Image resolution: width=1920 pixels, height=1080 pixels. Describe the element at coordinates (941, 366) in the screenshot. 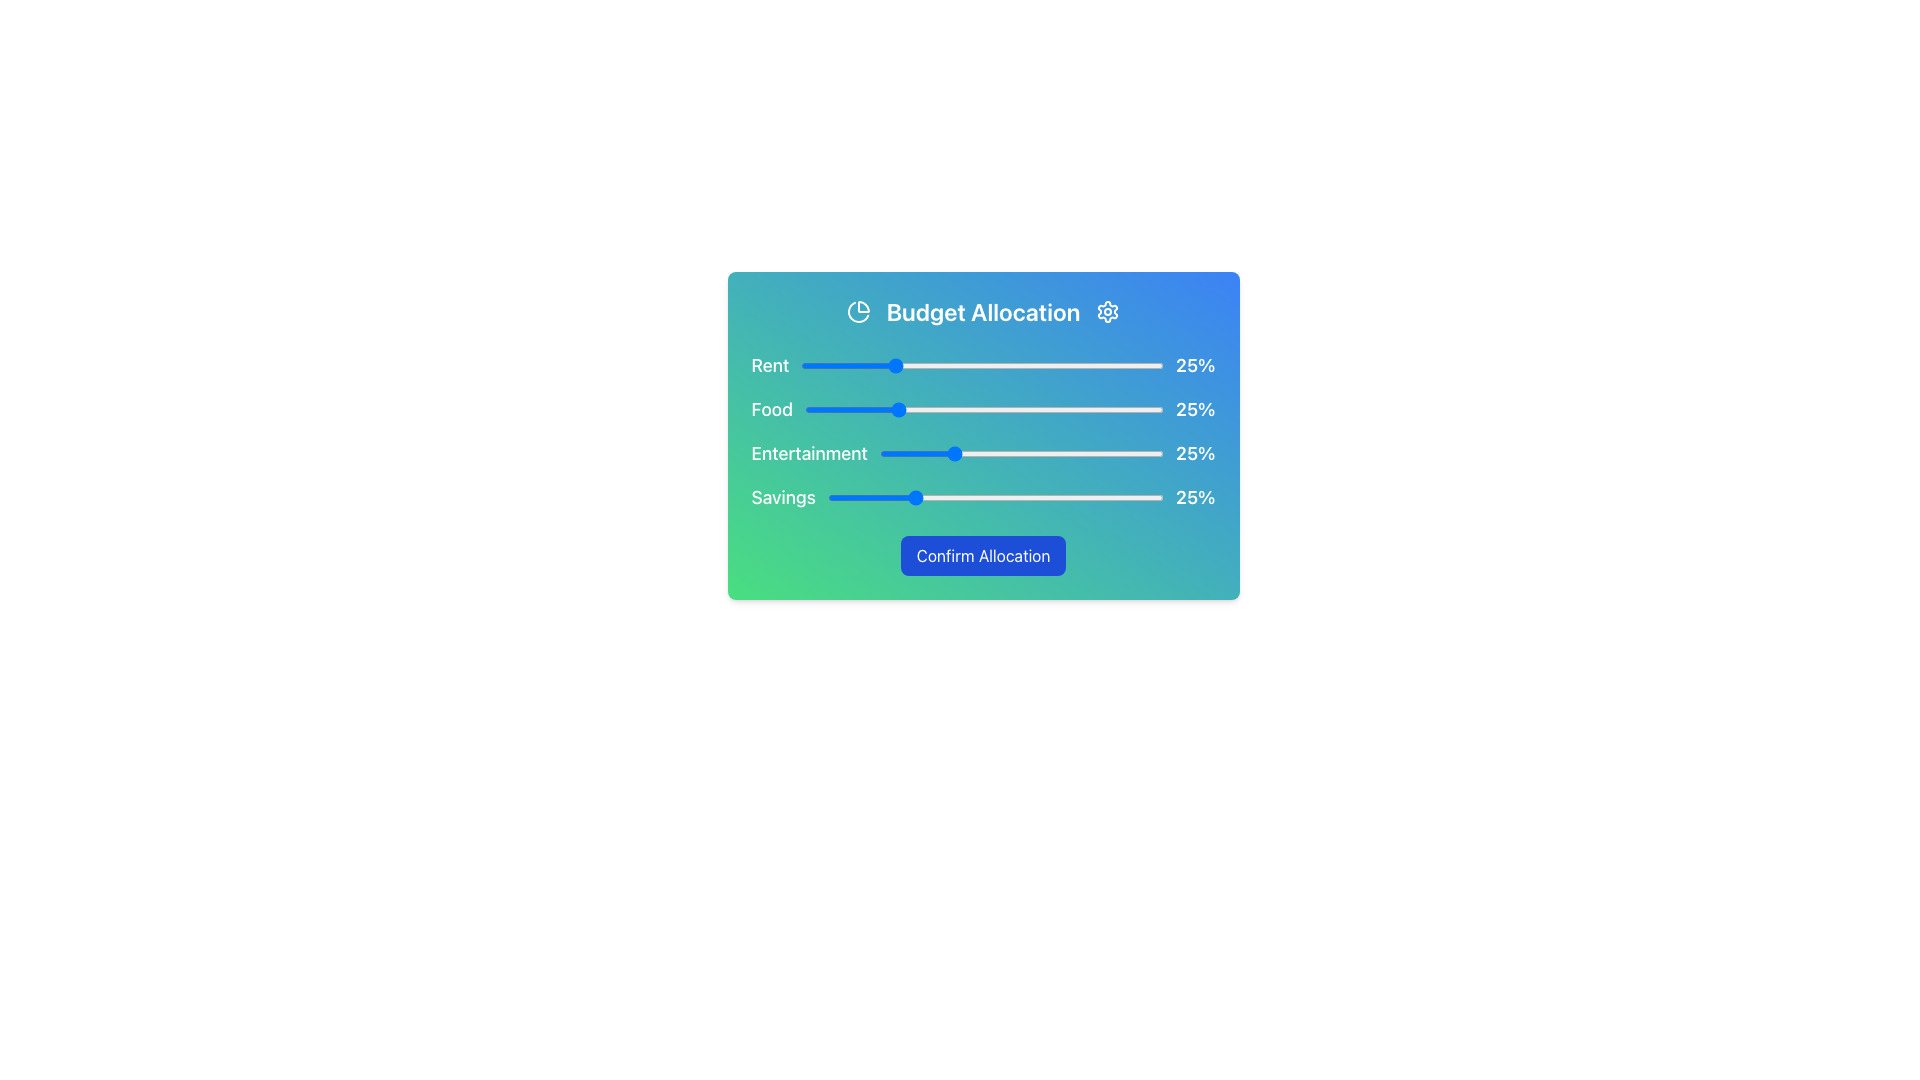

I see `the 'Rent' allocation slider` at that location.